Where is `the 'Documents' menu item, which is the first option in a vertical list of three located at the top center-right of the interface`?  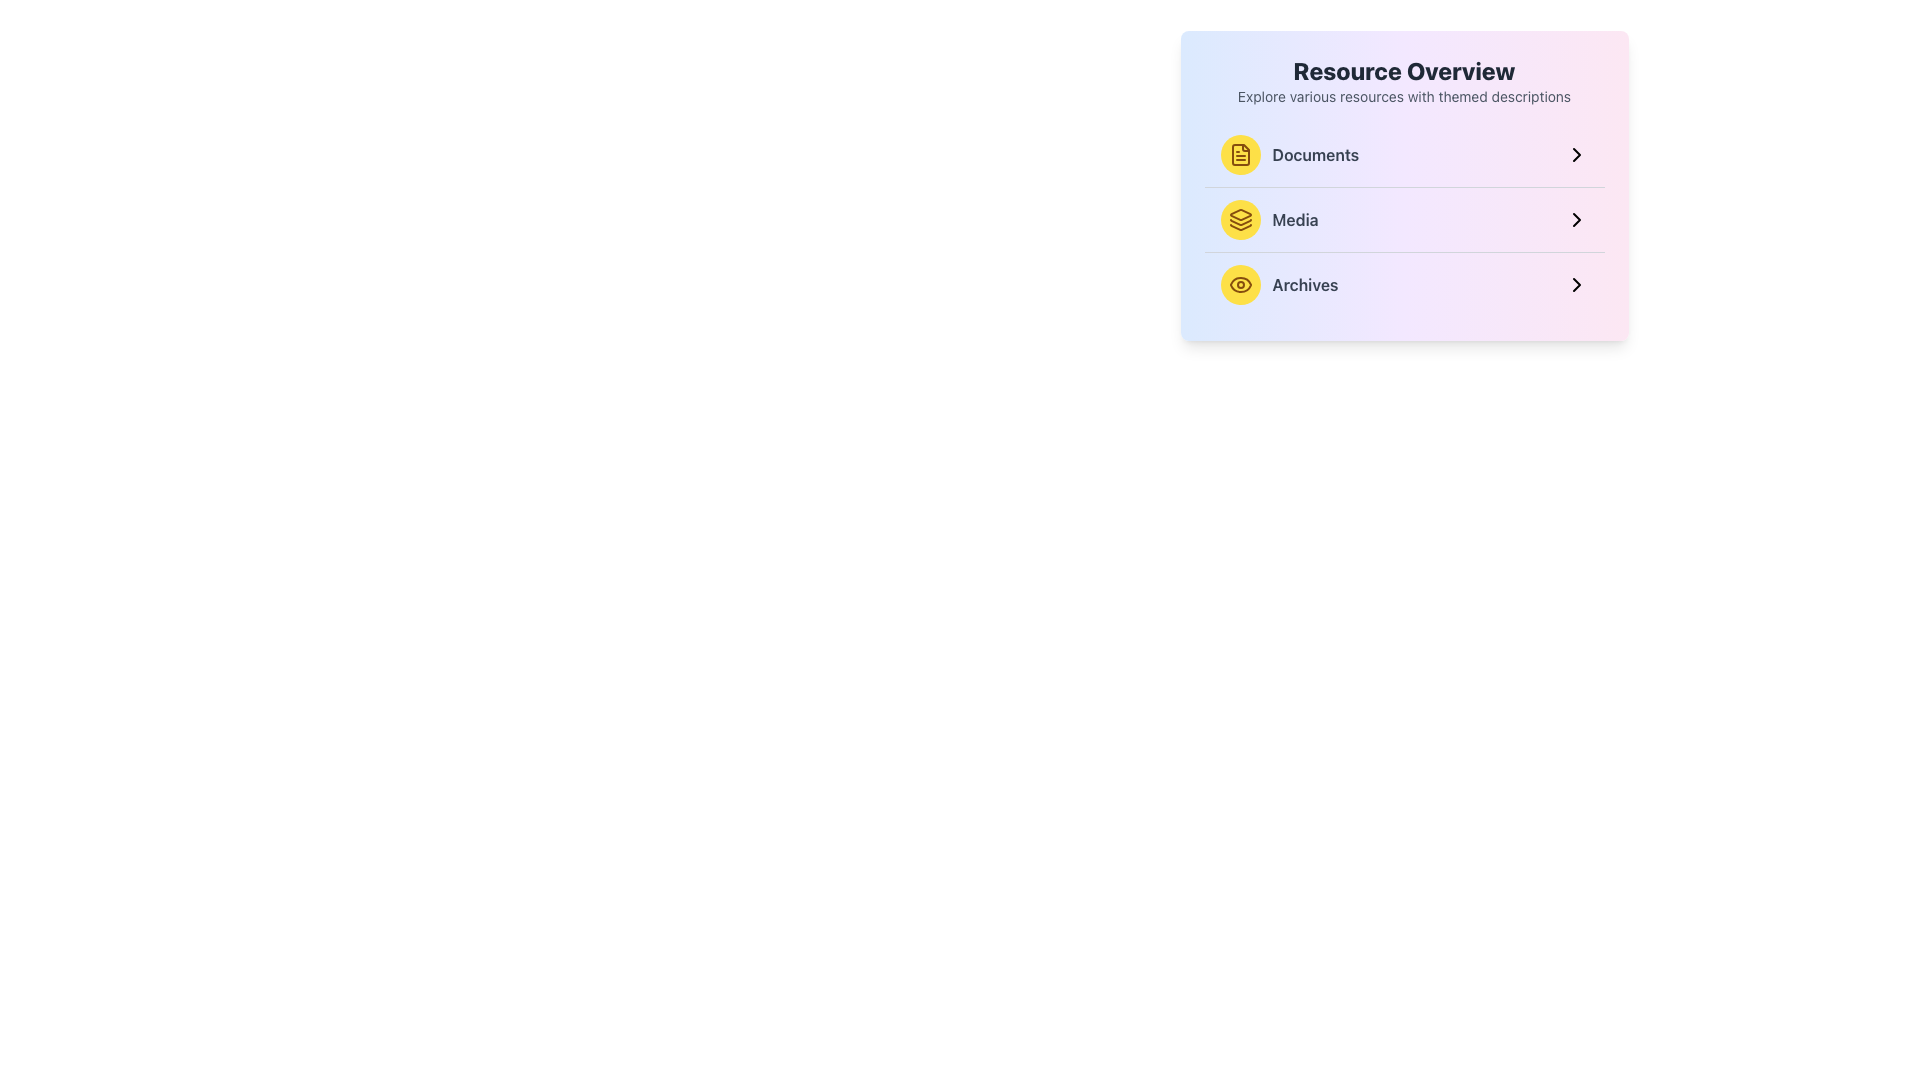
the 'Documents' menu item, which is the first option in a vertical list of three located at the top center-right of the interface is located at coordinates (1403, 153).